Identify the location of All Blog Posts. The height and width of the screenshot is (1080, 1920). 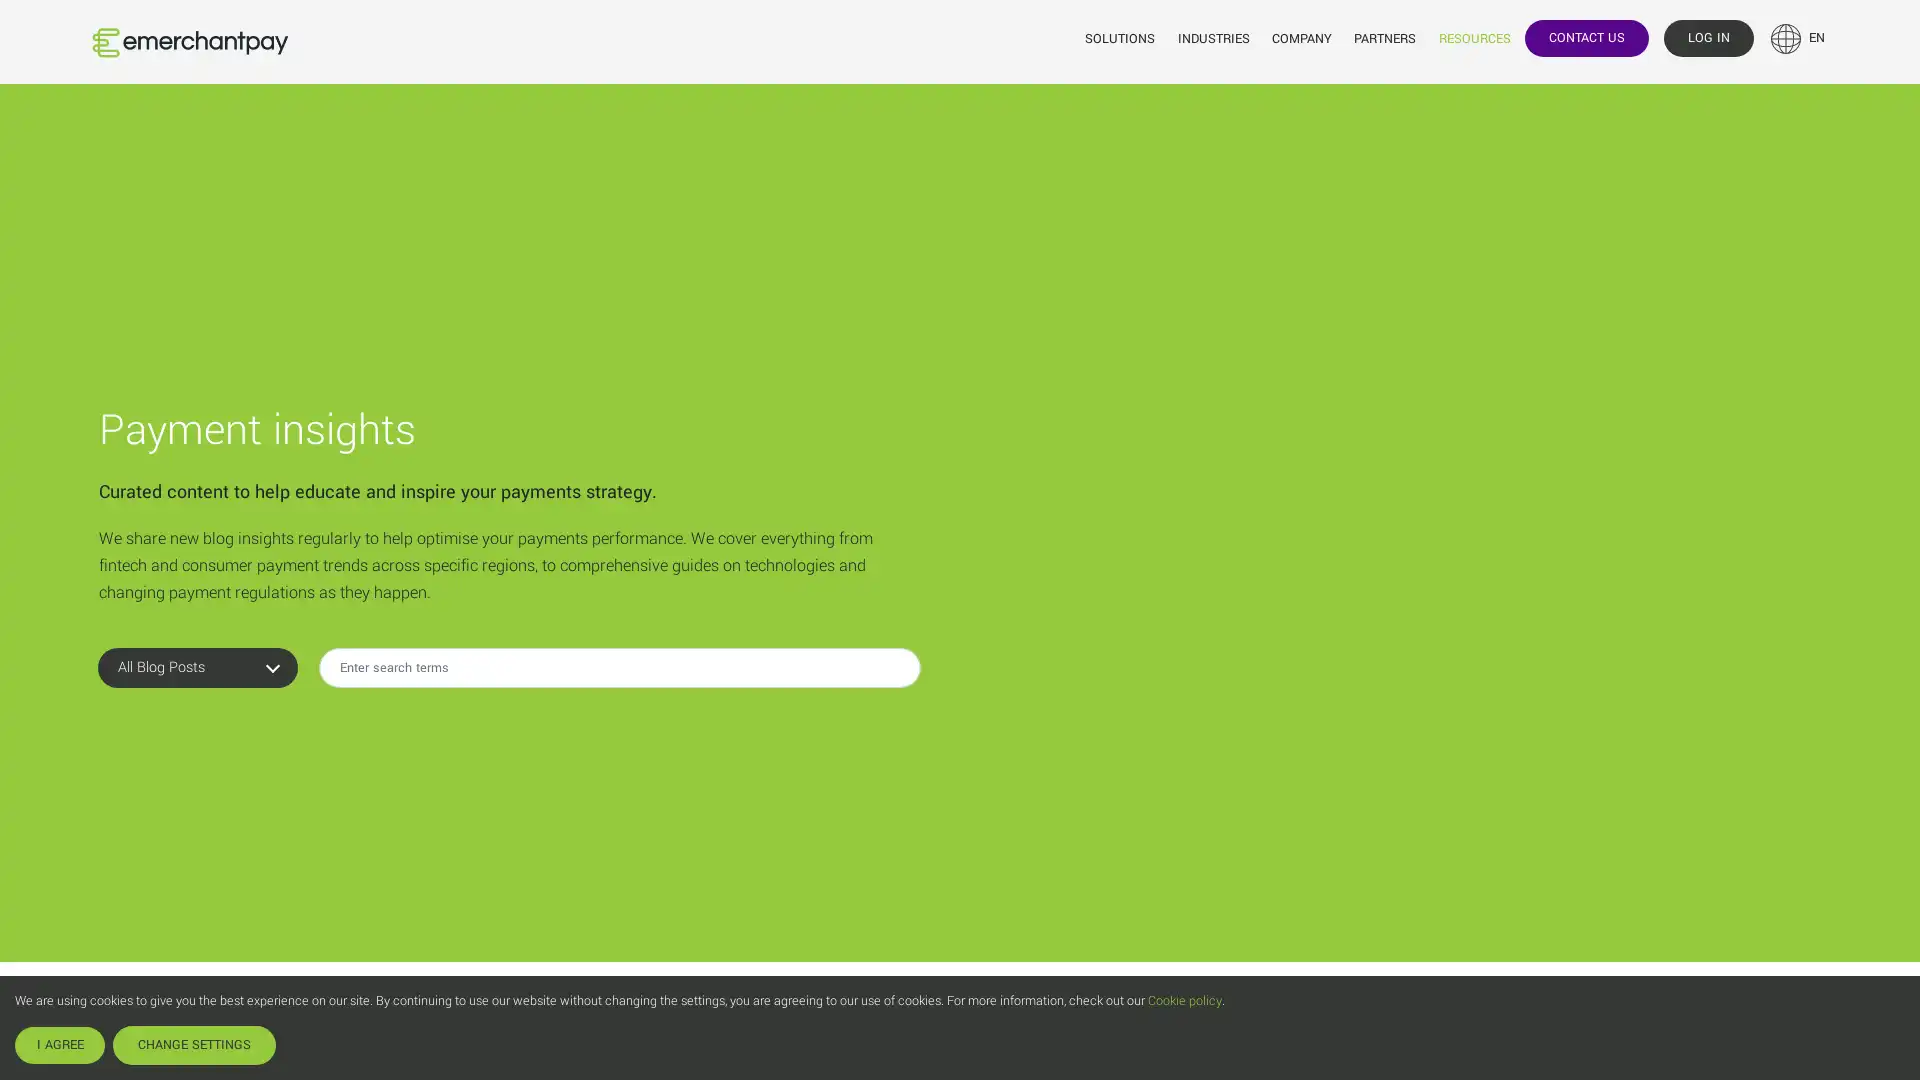
(197, 721).